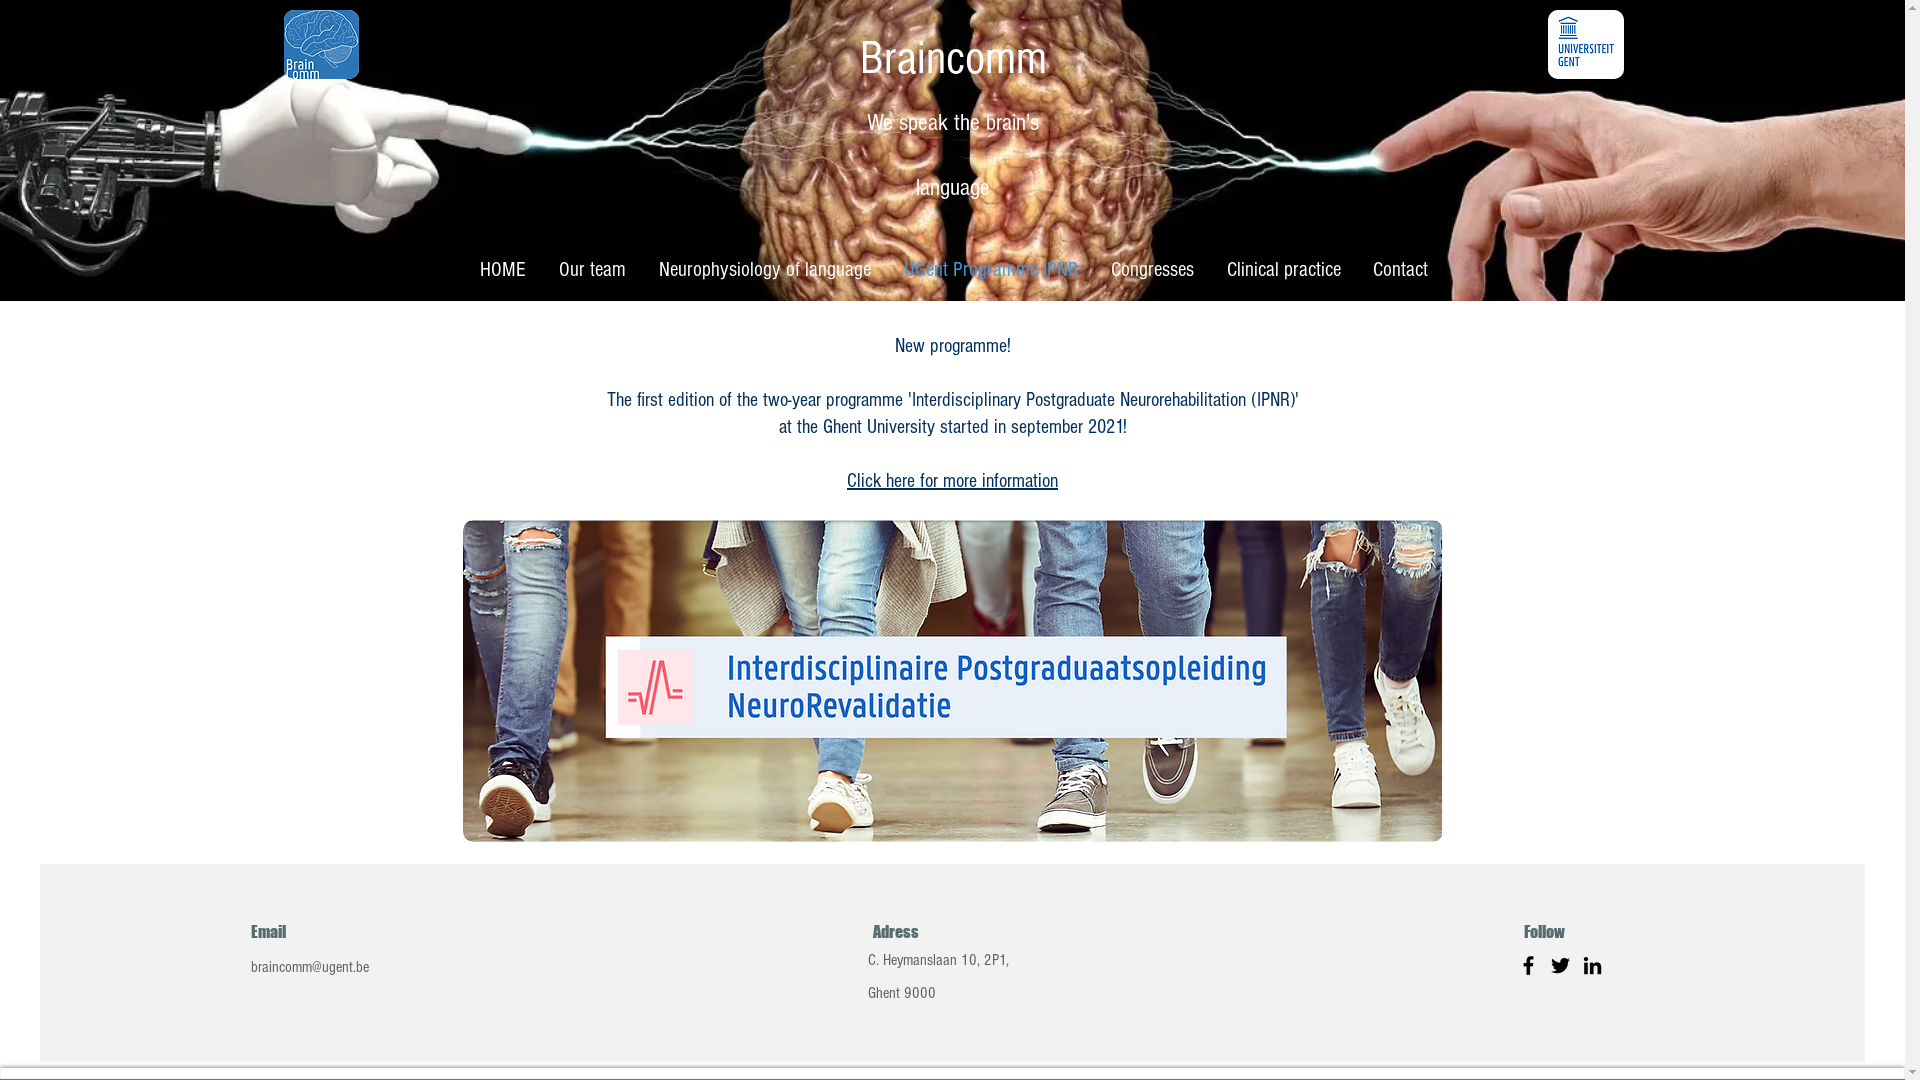 The image size is (1920, 1080). Describe the element at coordinates (642, 270) in the screenshot. I see `'Neurophysiology of language'` at that location.